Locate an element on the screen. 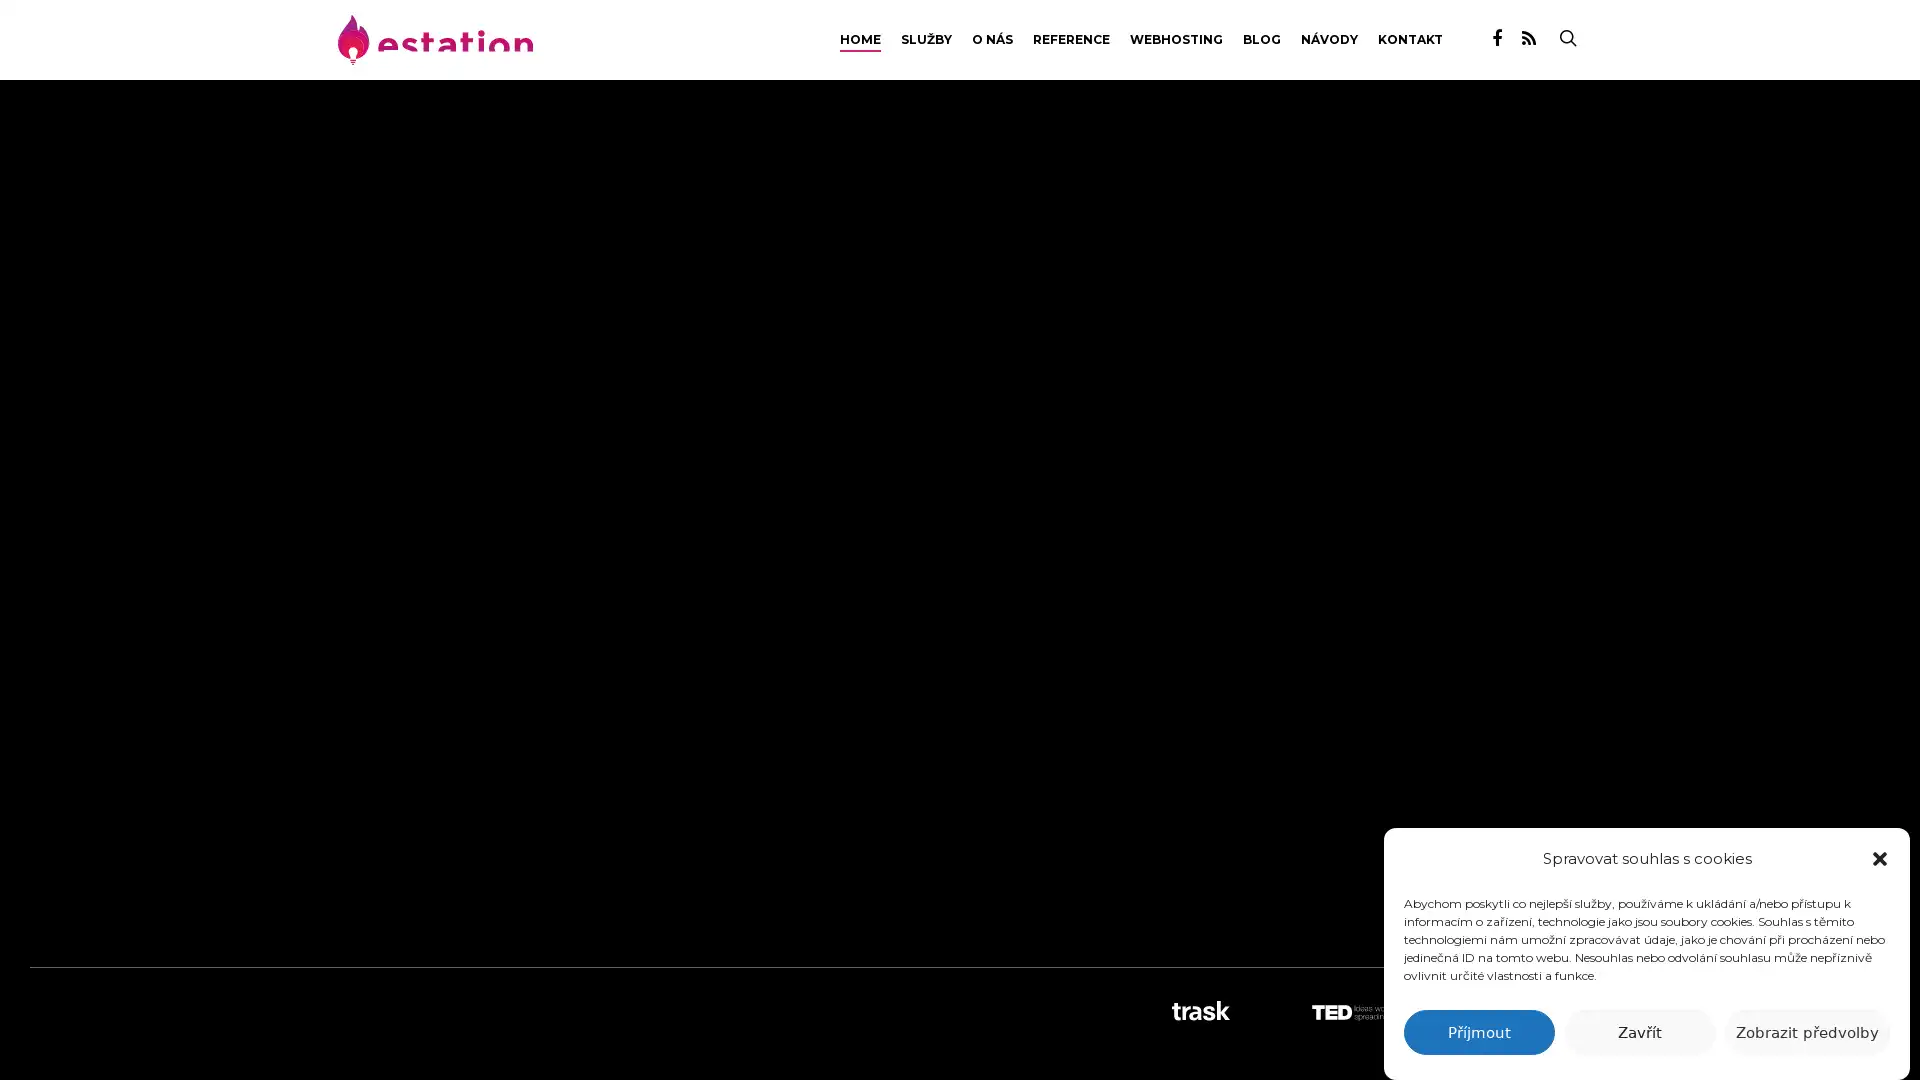  Zobrazit predvolby is located at coordinates (1807, 1032).